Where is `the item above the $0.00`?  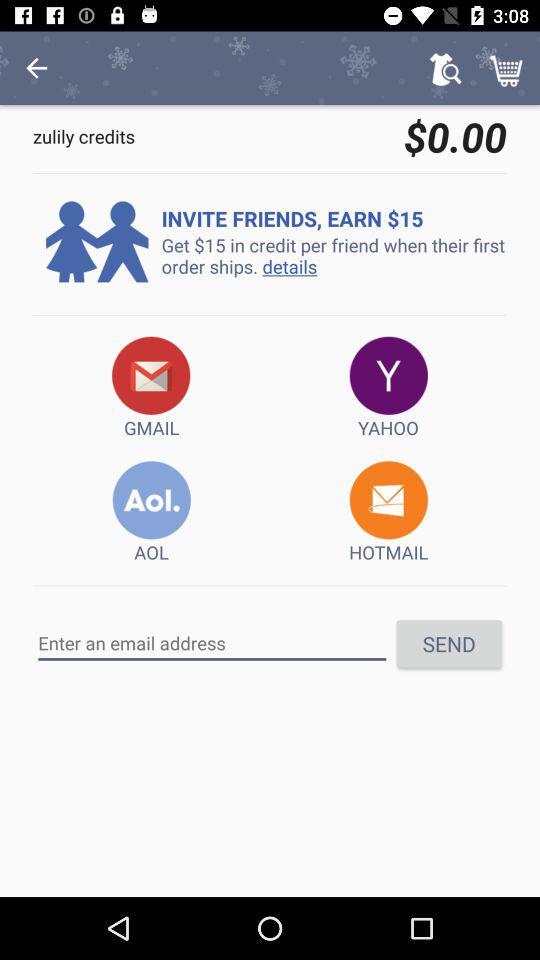
the item above the $0.00 is located at coordinates (445, 68).